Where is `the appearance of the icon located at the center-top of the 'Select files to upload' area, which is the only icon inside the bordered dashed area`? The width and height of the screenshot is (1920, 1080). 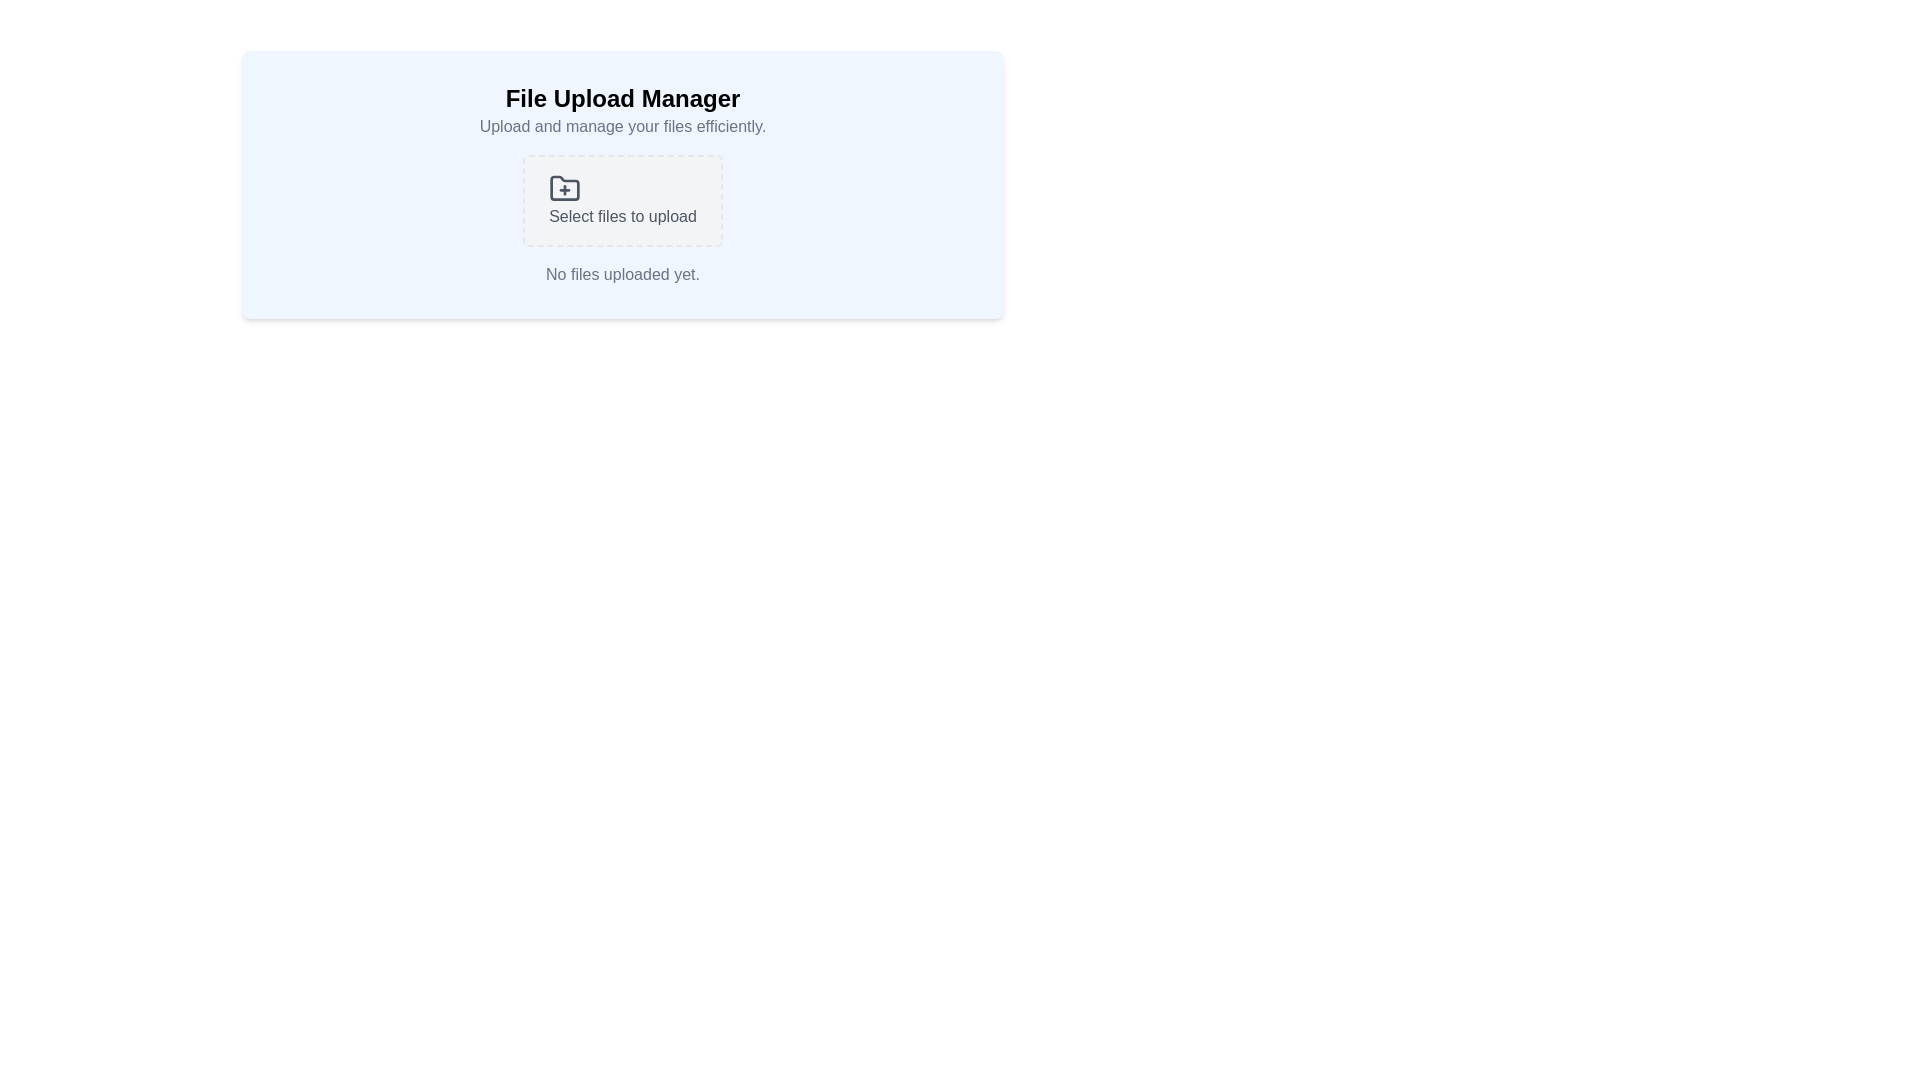 the appearance of the icon located at the center-top of the 'Select files to upload' area, which is the only icon inside the bordered dashed area is located at coordinates (564, 189).